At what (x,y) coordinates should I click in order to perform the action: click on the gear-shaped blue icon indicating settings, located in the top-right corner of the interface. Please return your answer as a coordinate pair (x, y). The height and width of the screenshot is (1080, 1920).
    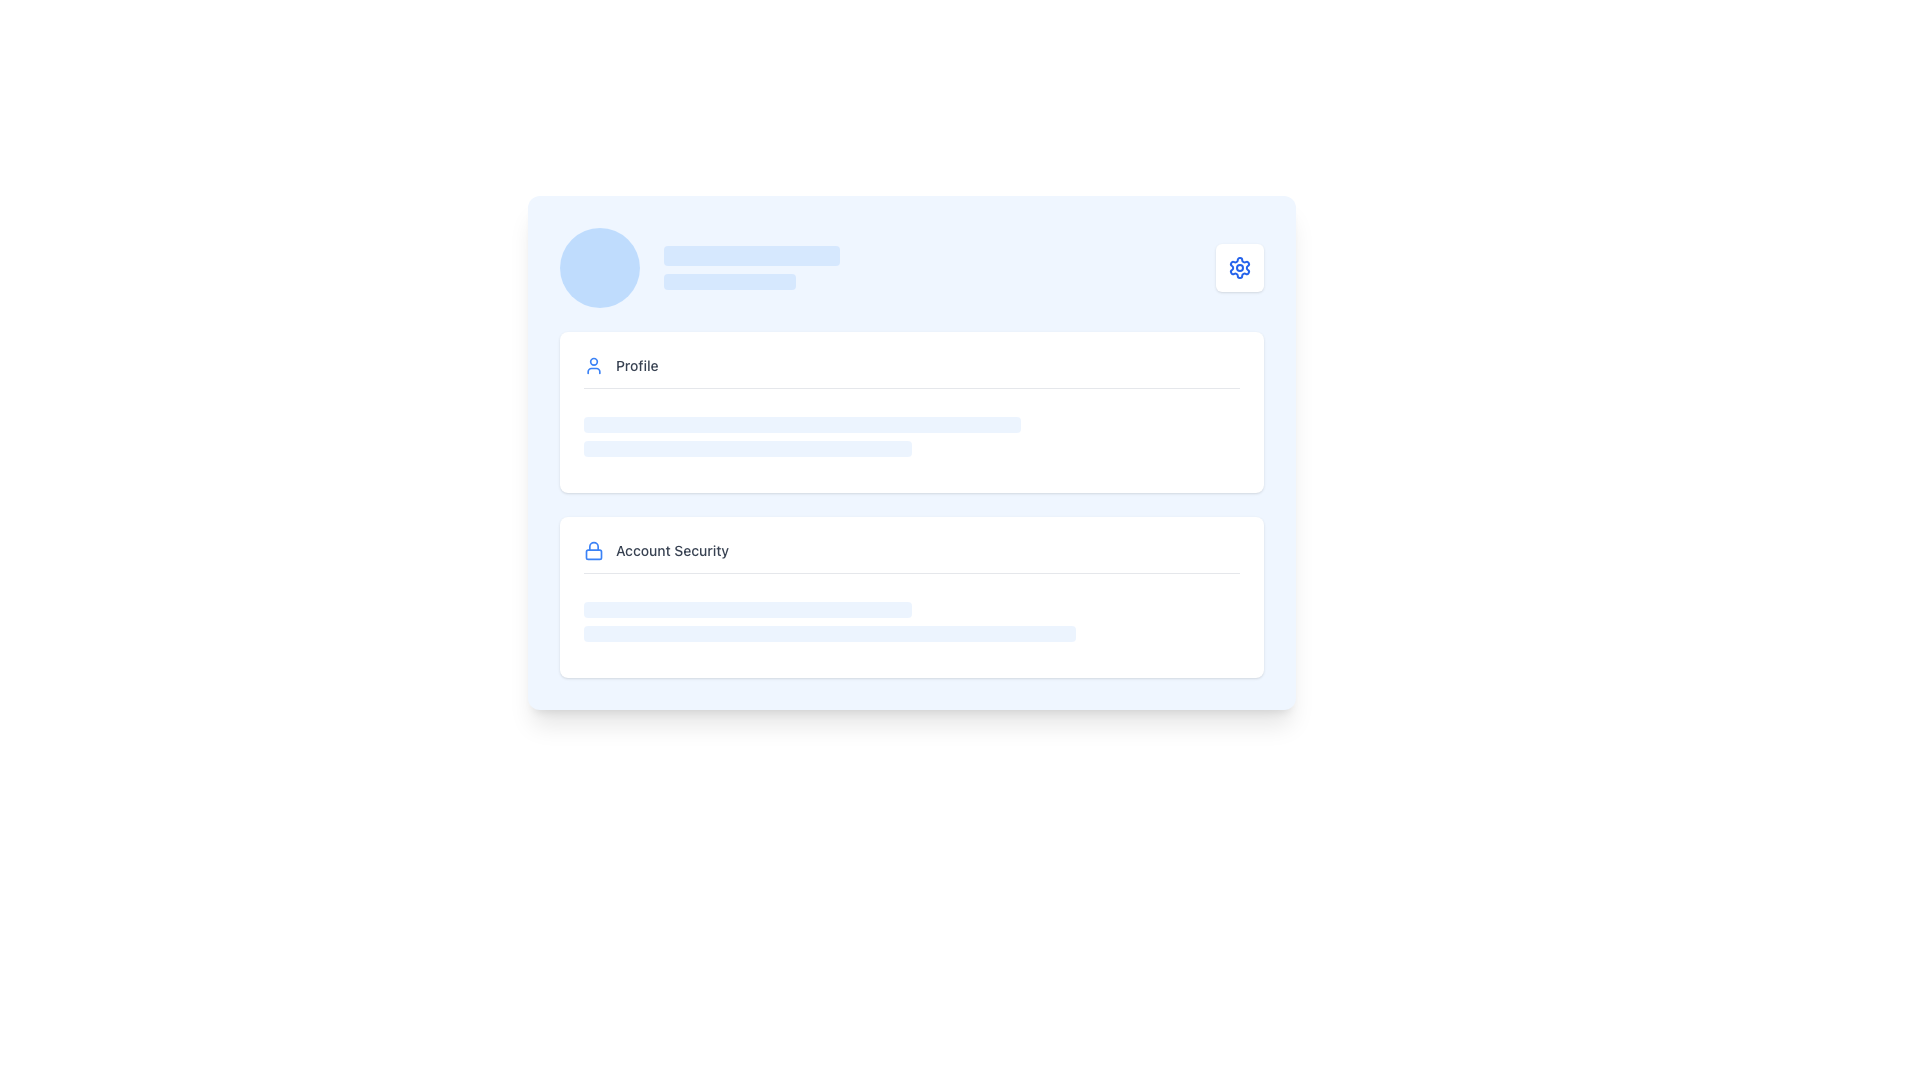
    Looking at the image, I should click on (1238, 266).